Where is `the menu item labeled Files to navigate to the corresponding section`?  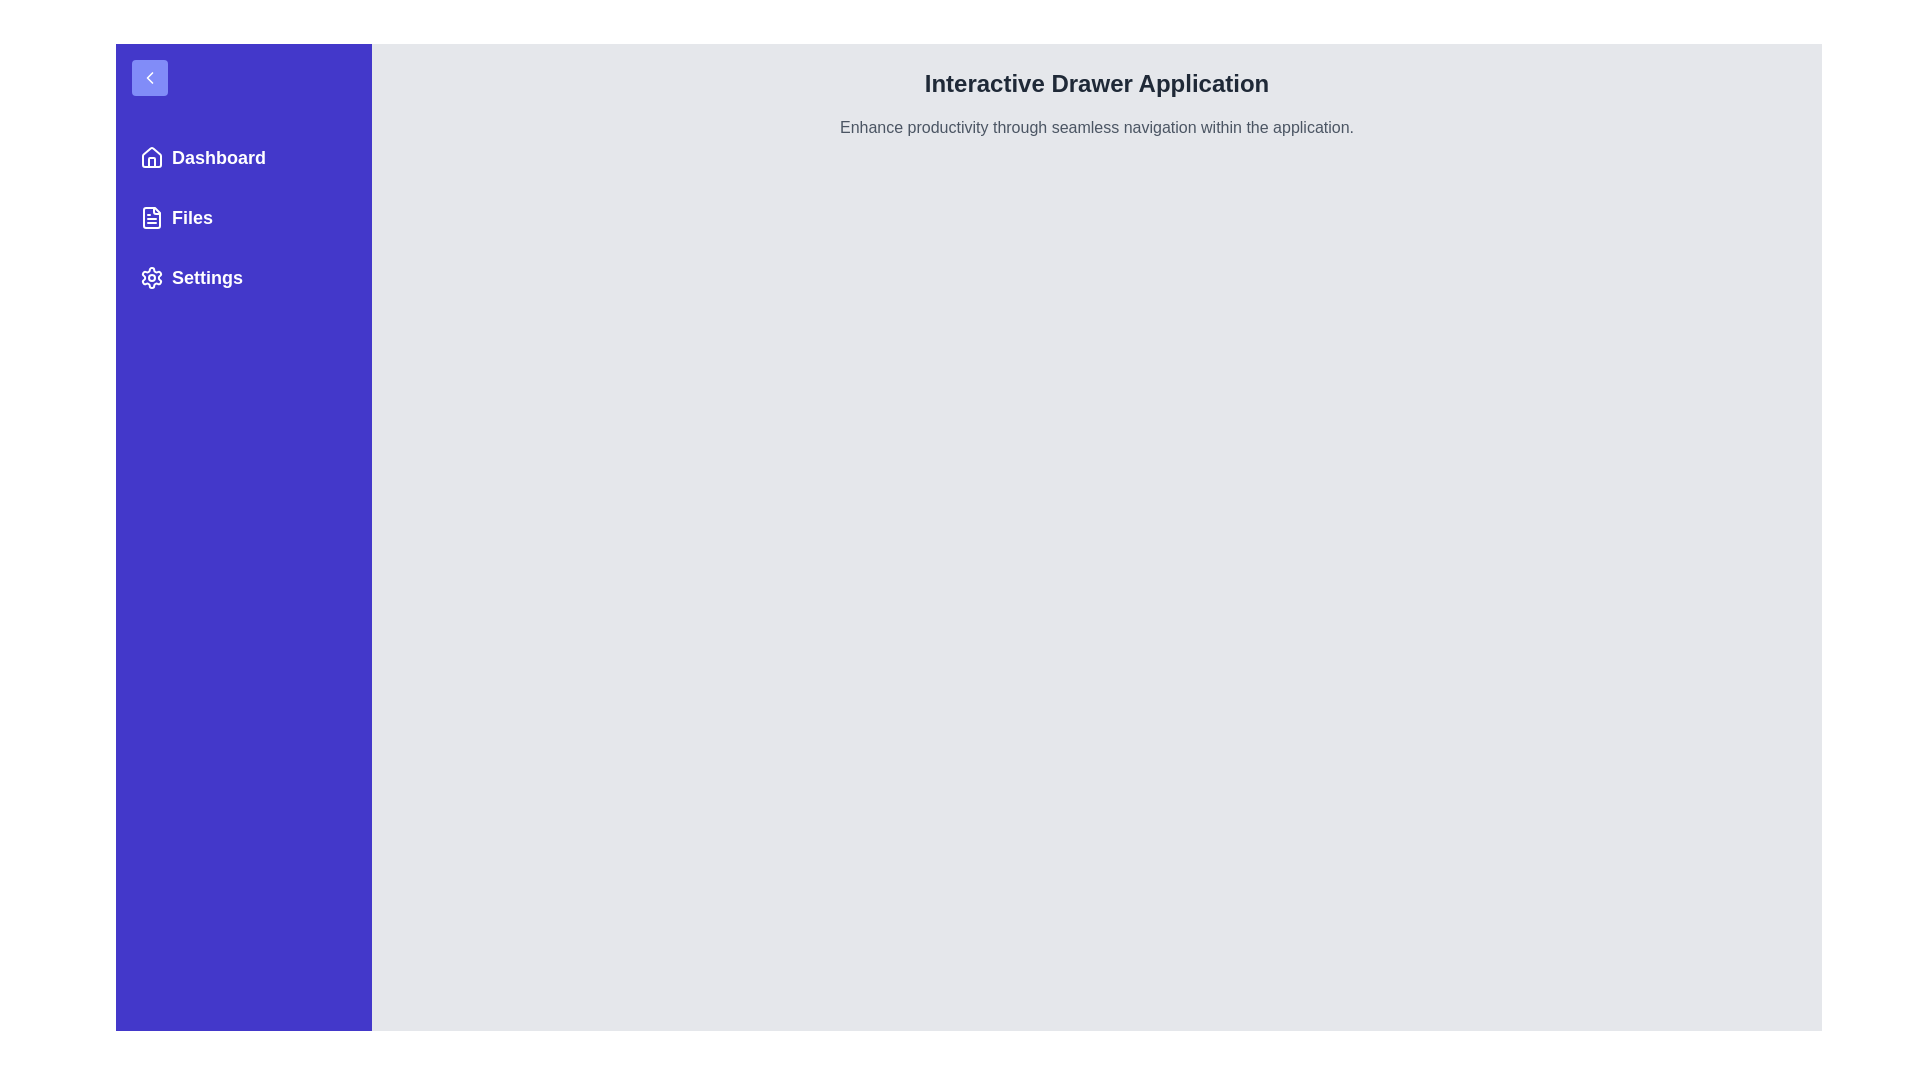
the menu item labeled Files to navigate to the corresponding section is located at coordinates (243, 218).